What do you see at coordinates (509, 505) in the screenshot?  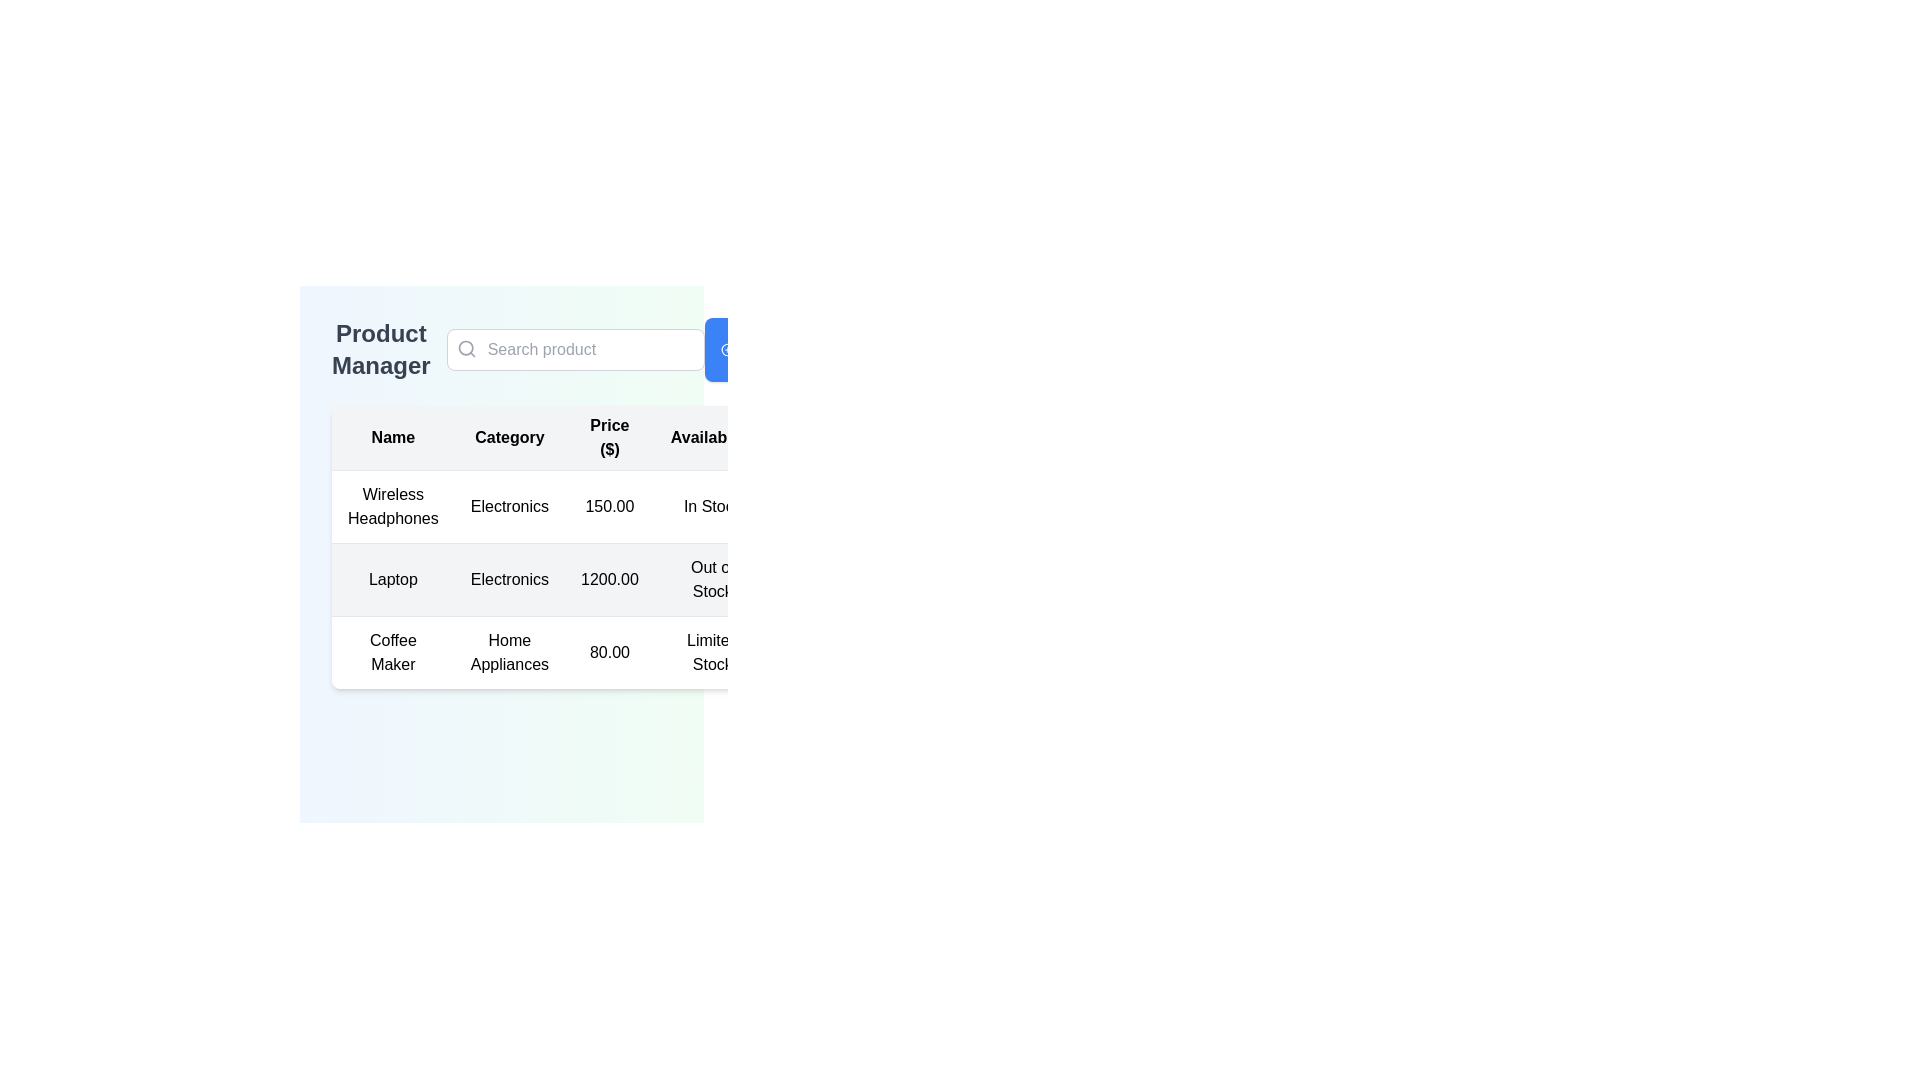 I see `the static text label displaying 'Electronics' located in the 'Category' column of the 'Wireless Headphones' row in the table layout` at bounding box center [509, 505].